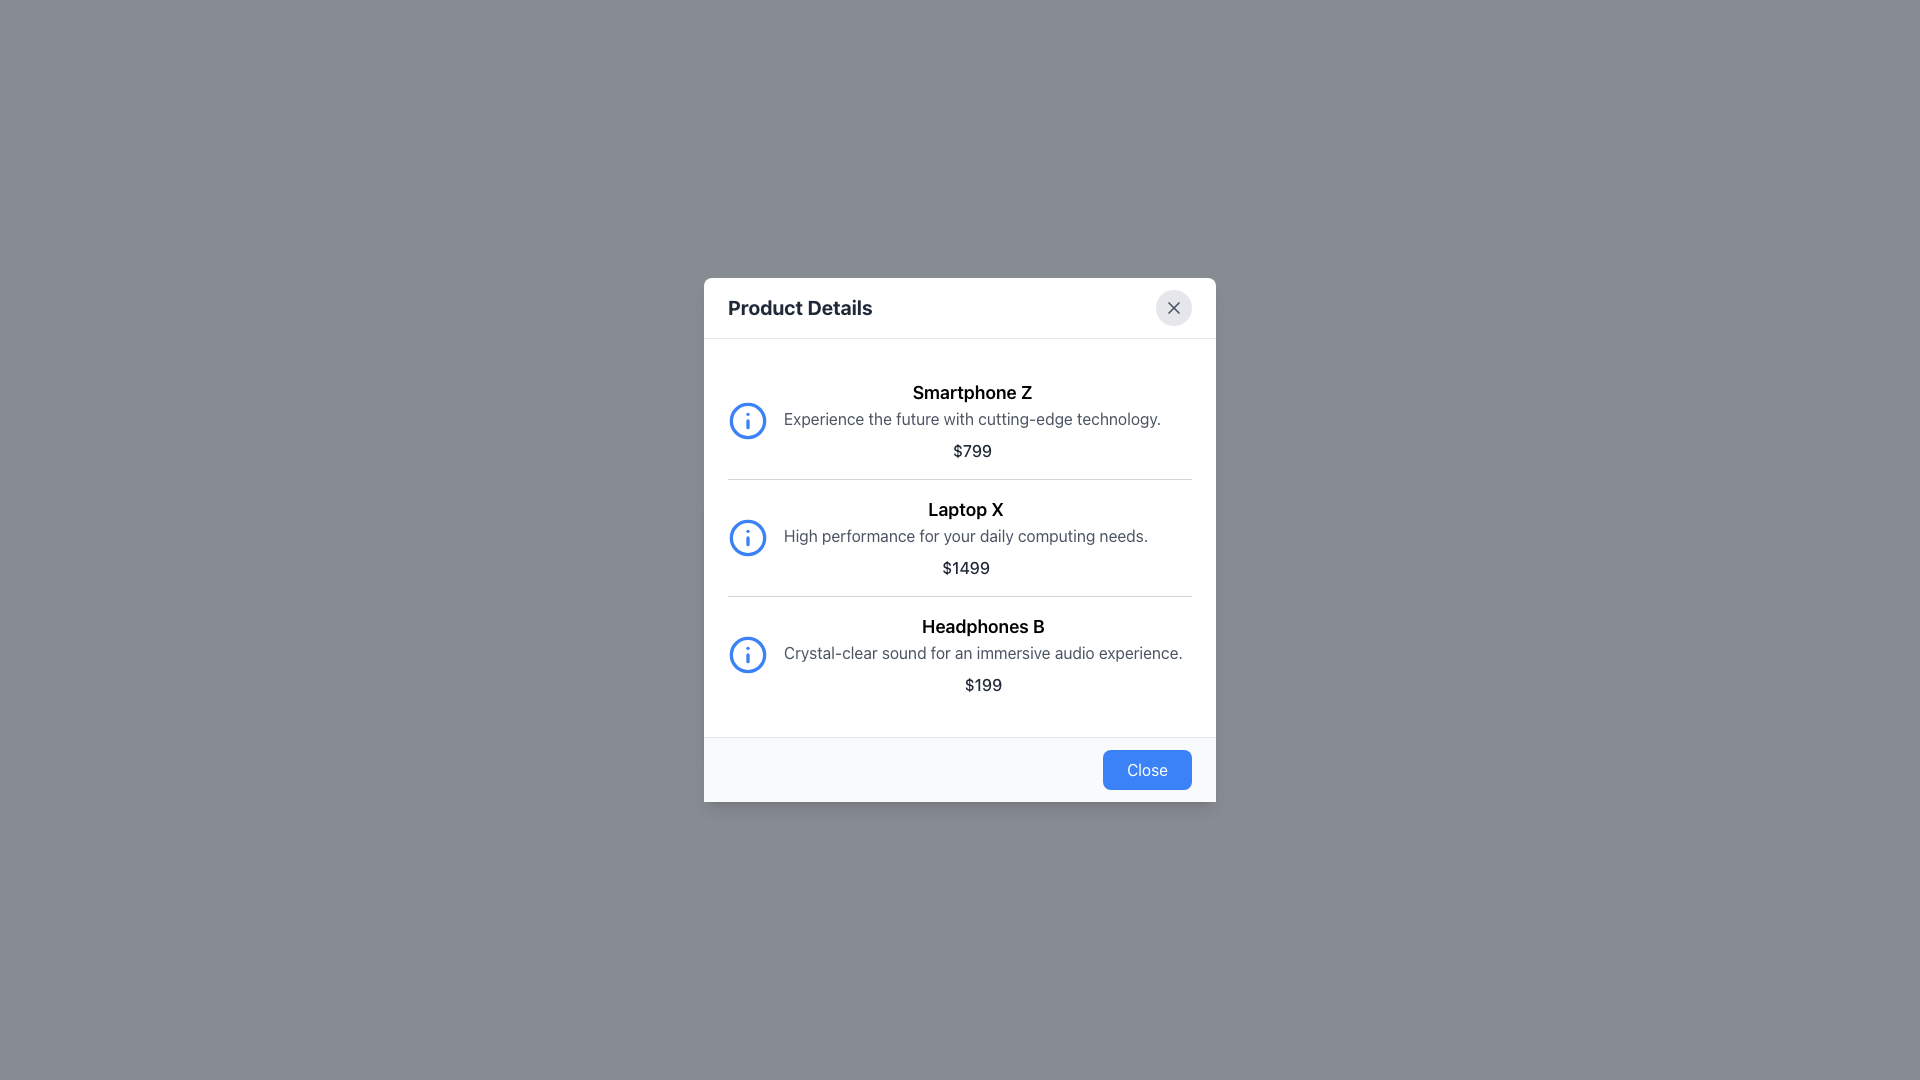 The height and width of the screenshot is (1080, 1920). Describe the element at coordinates (1147, 769) in the screenshot. I see `the 'Close' button located at the bottom-right corner of the modal` at that location.